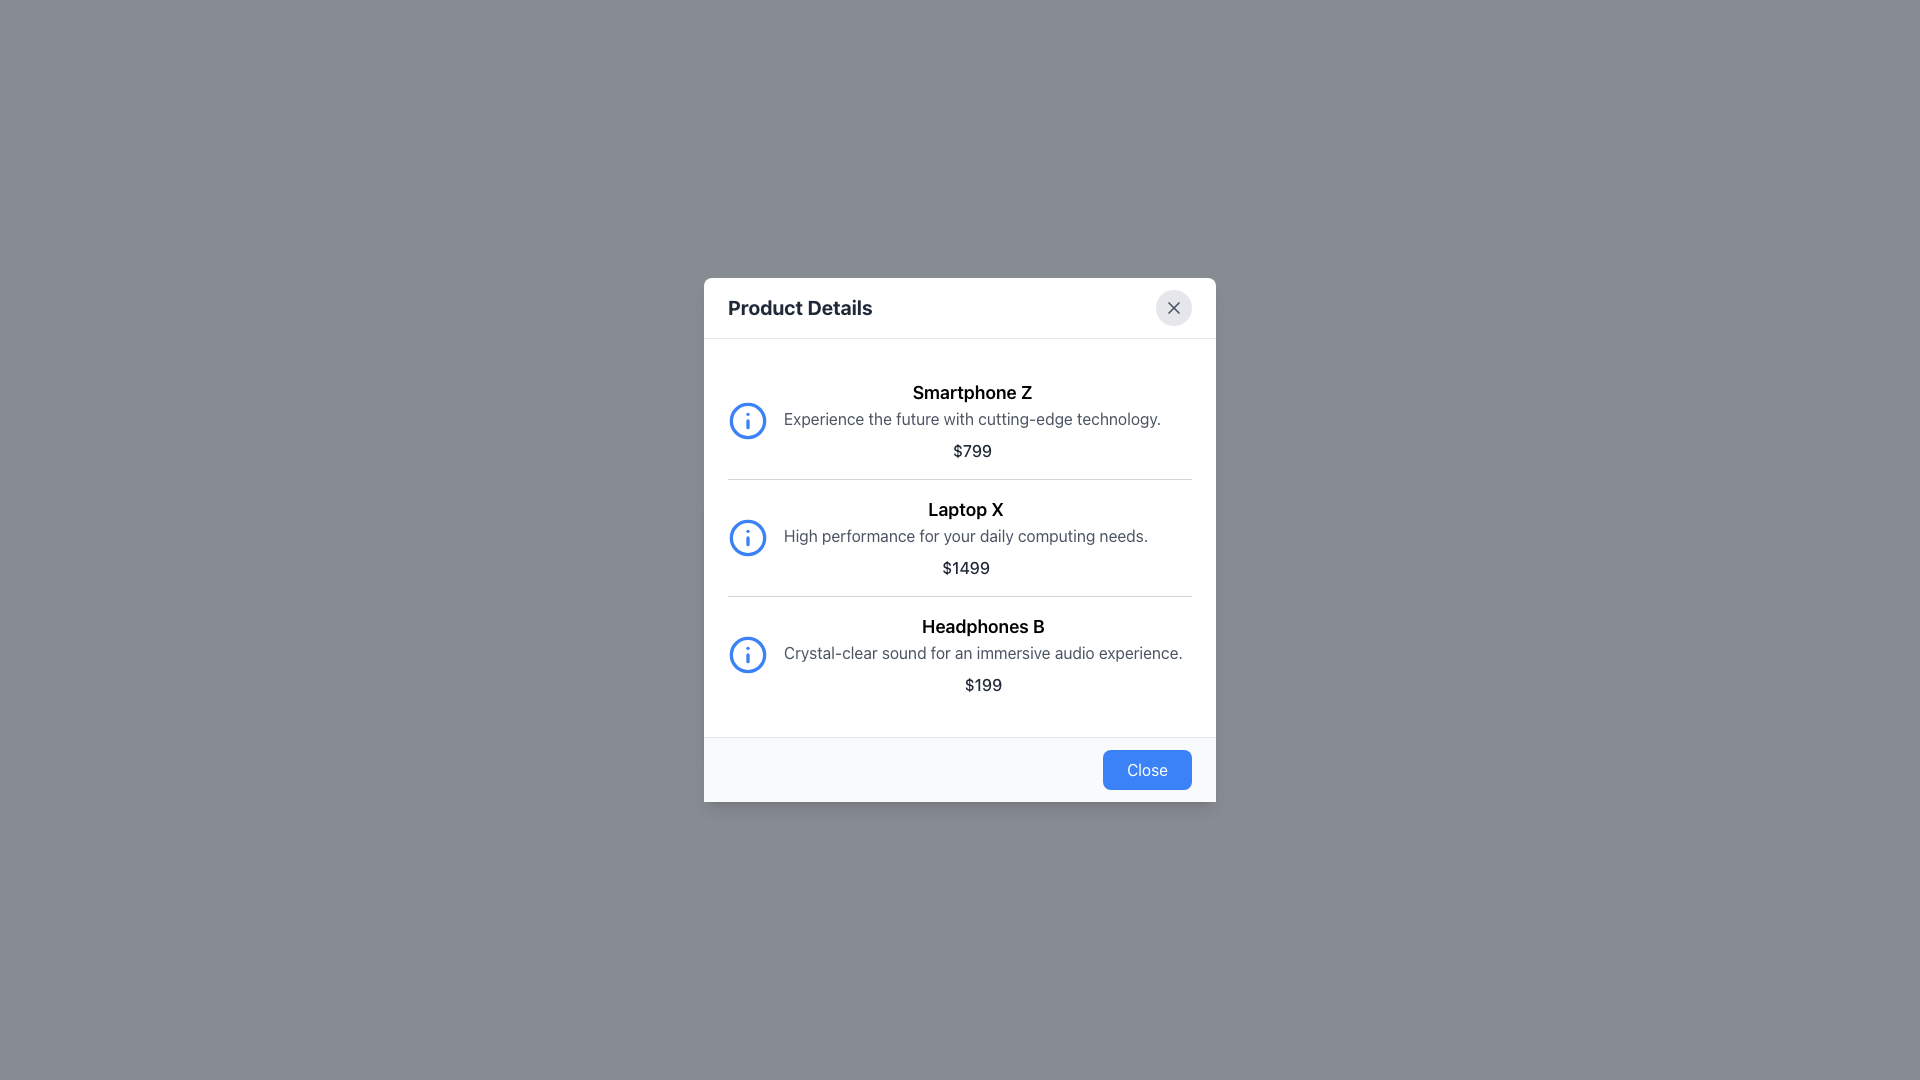 The height and width of the screenshot is (1080, 1920). Describe the element at coordinates (1147, 769) in the screenshot. I see `the 'Close' button located at the bottom-right corner of the modal` at that location.